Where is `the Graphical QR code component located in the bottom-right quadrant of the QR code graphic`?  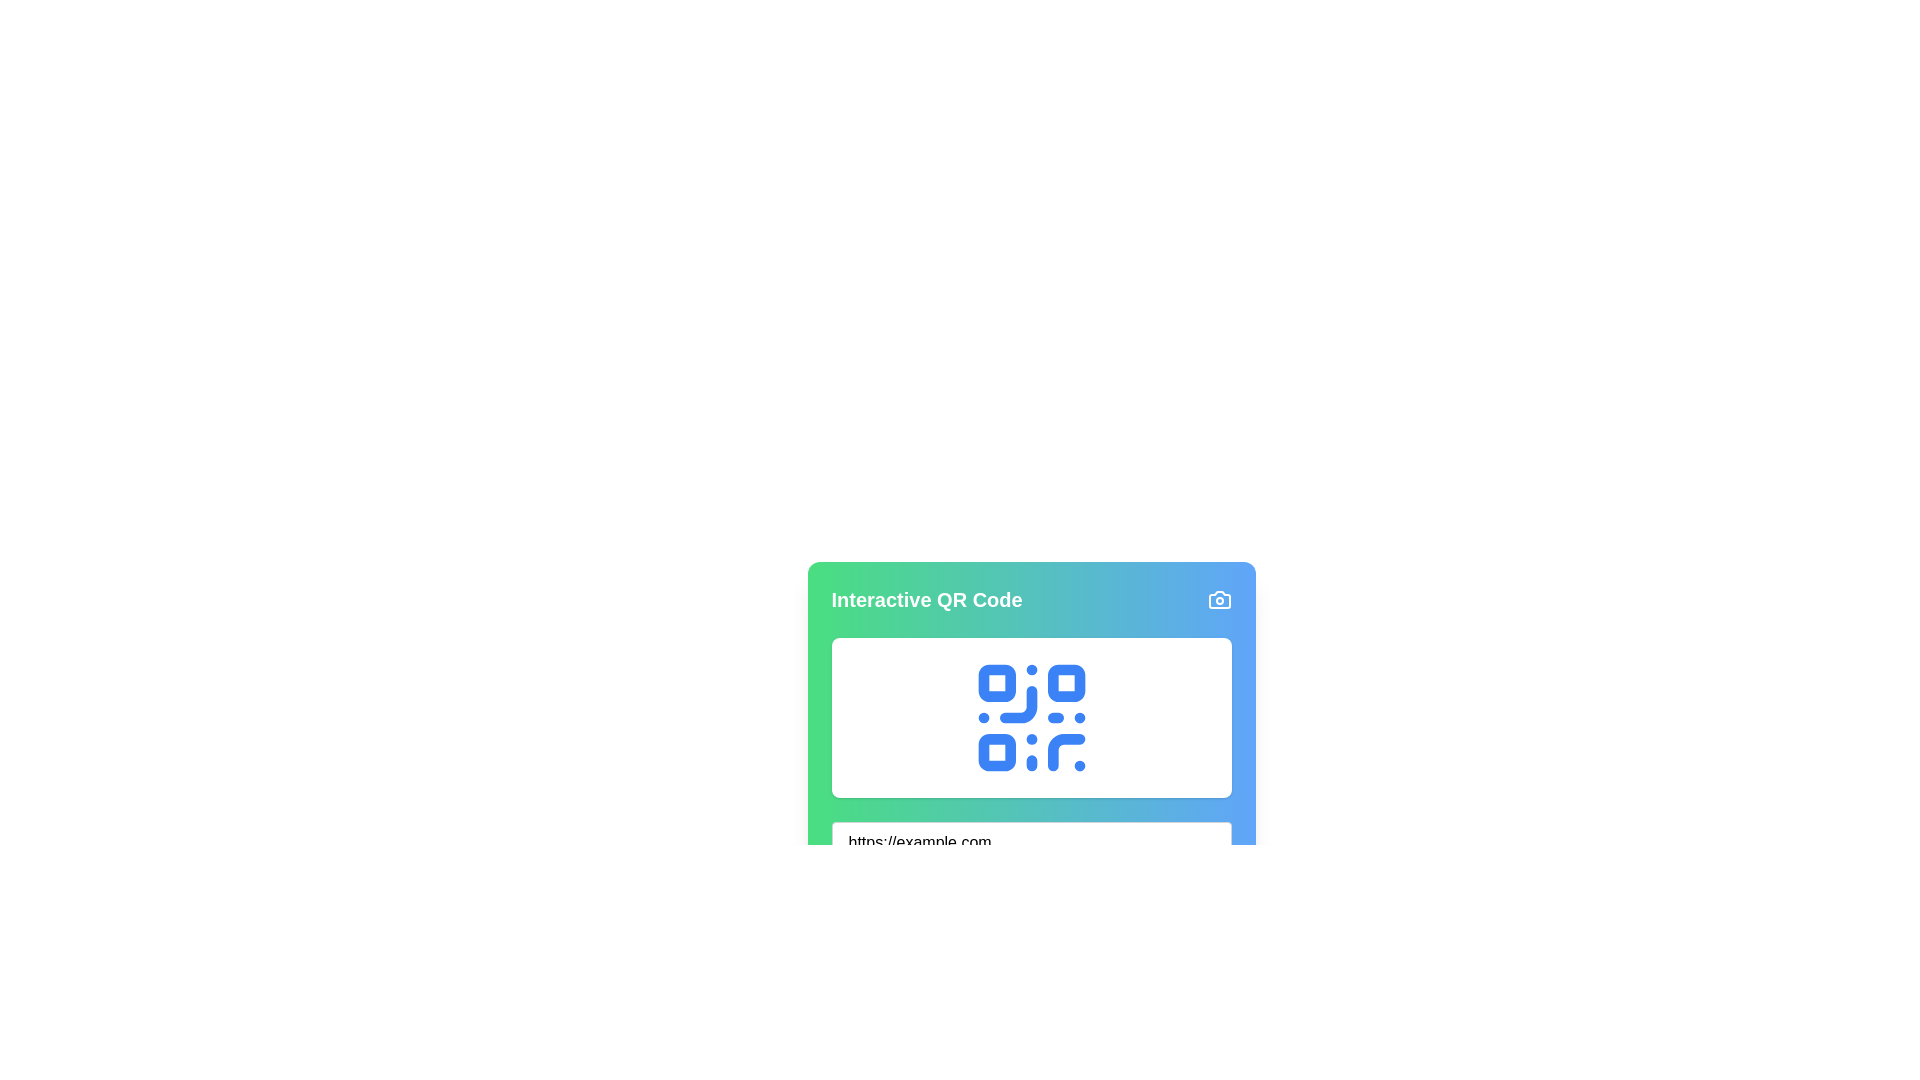
the Graphical QR code component located in the bottom-right quadrant of the QR code graphic is located at coordinates (1065, 752).